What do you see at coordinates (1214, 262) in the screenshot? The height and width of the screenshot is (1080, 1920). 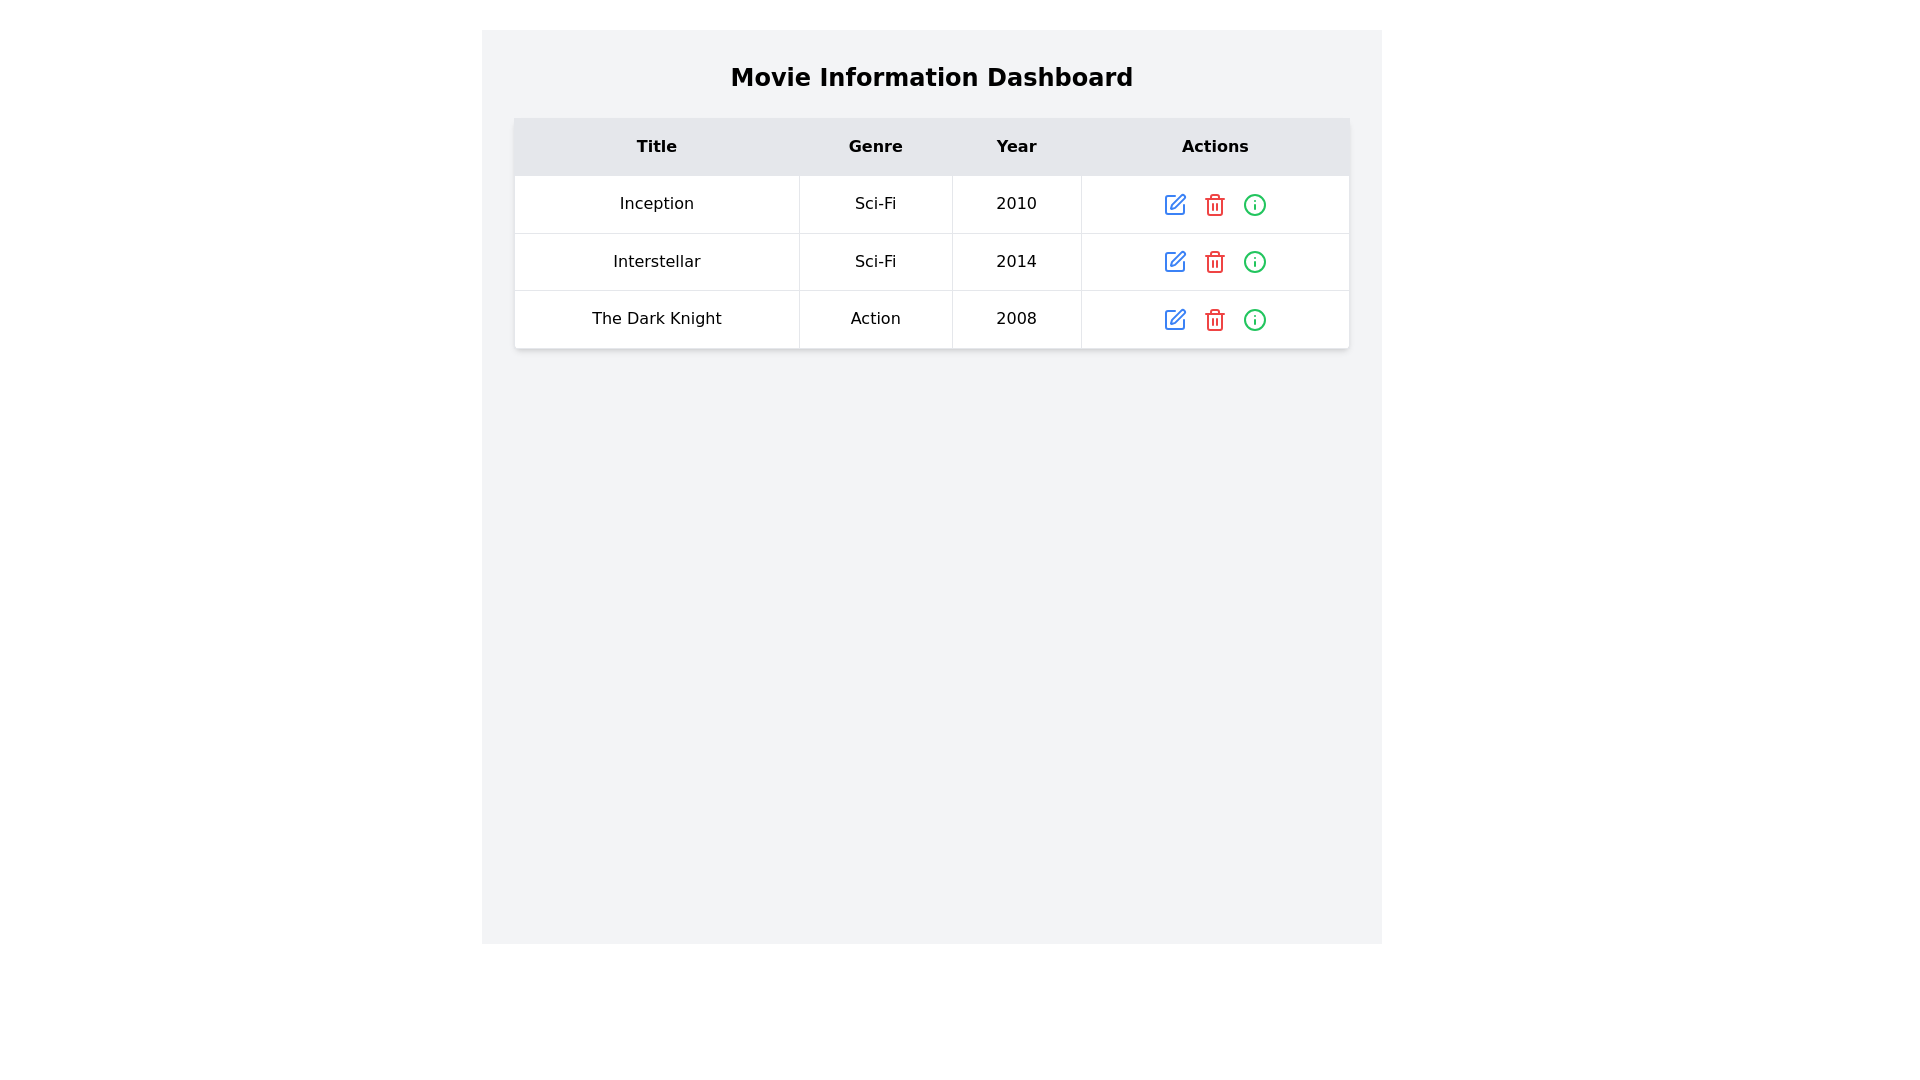 I see `the red trash can icon located in the 'Actions' column of the second row` at bounding box center [1214, 262].